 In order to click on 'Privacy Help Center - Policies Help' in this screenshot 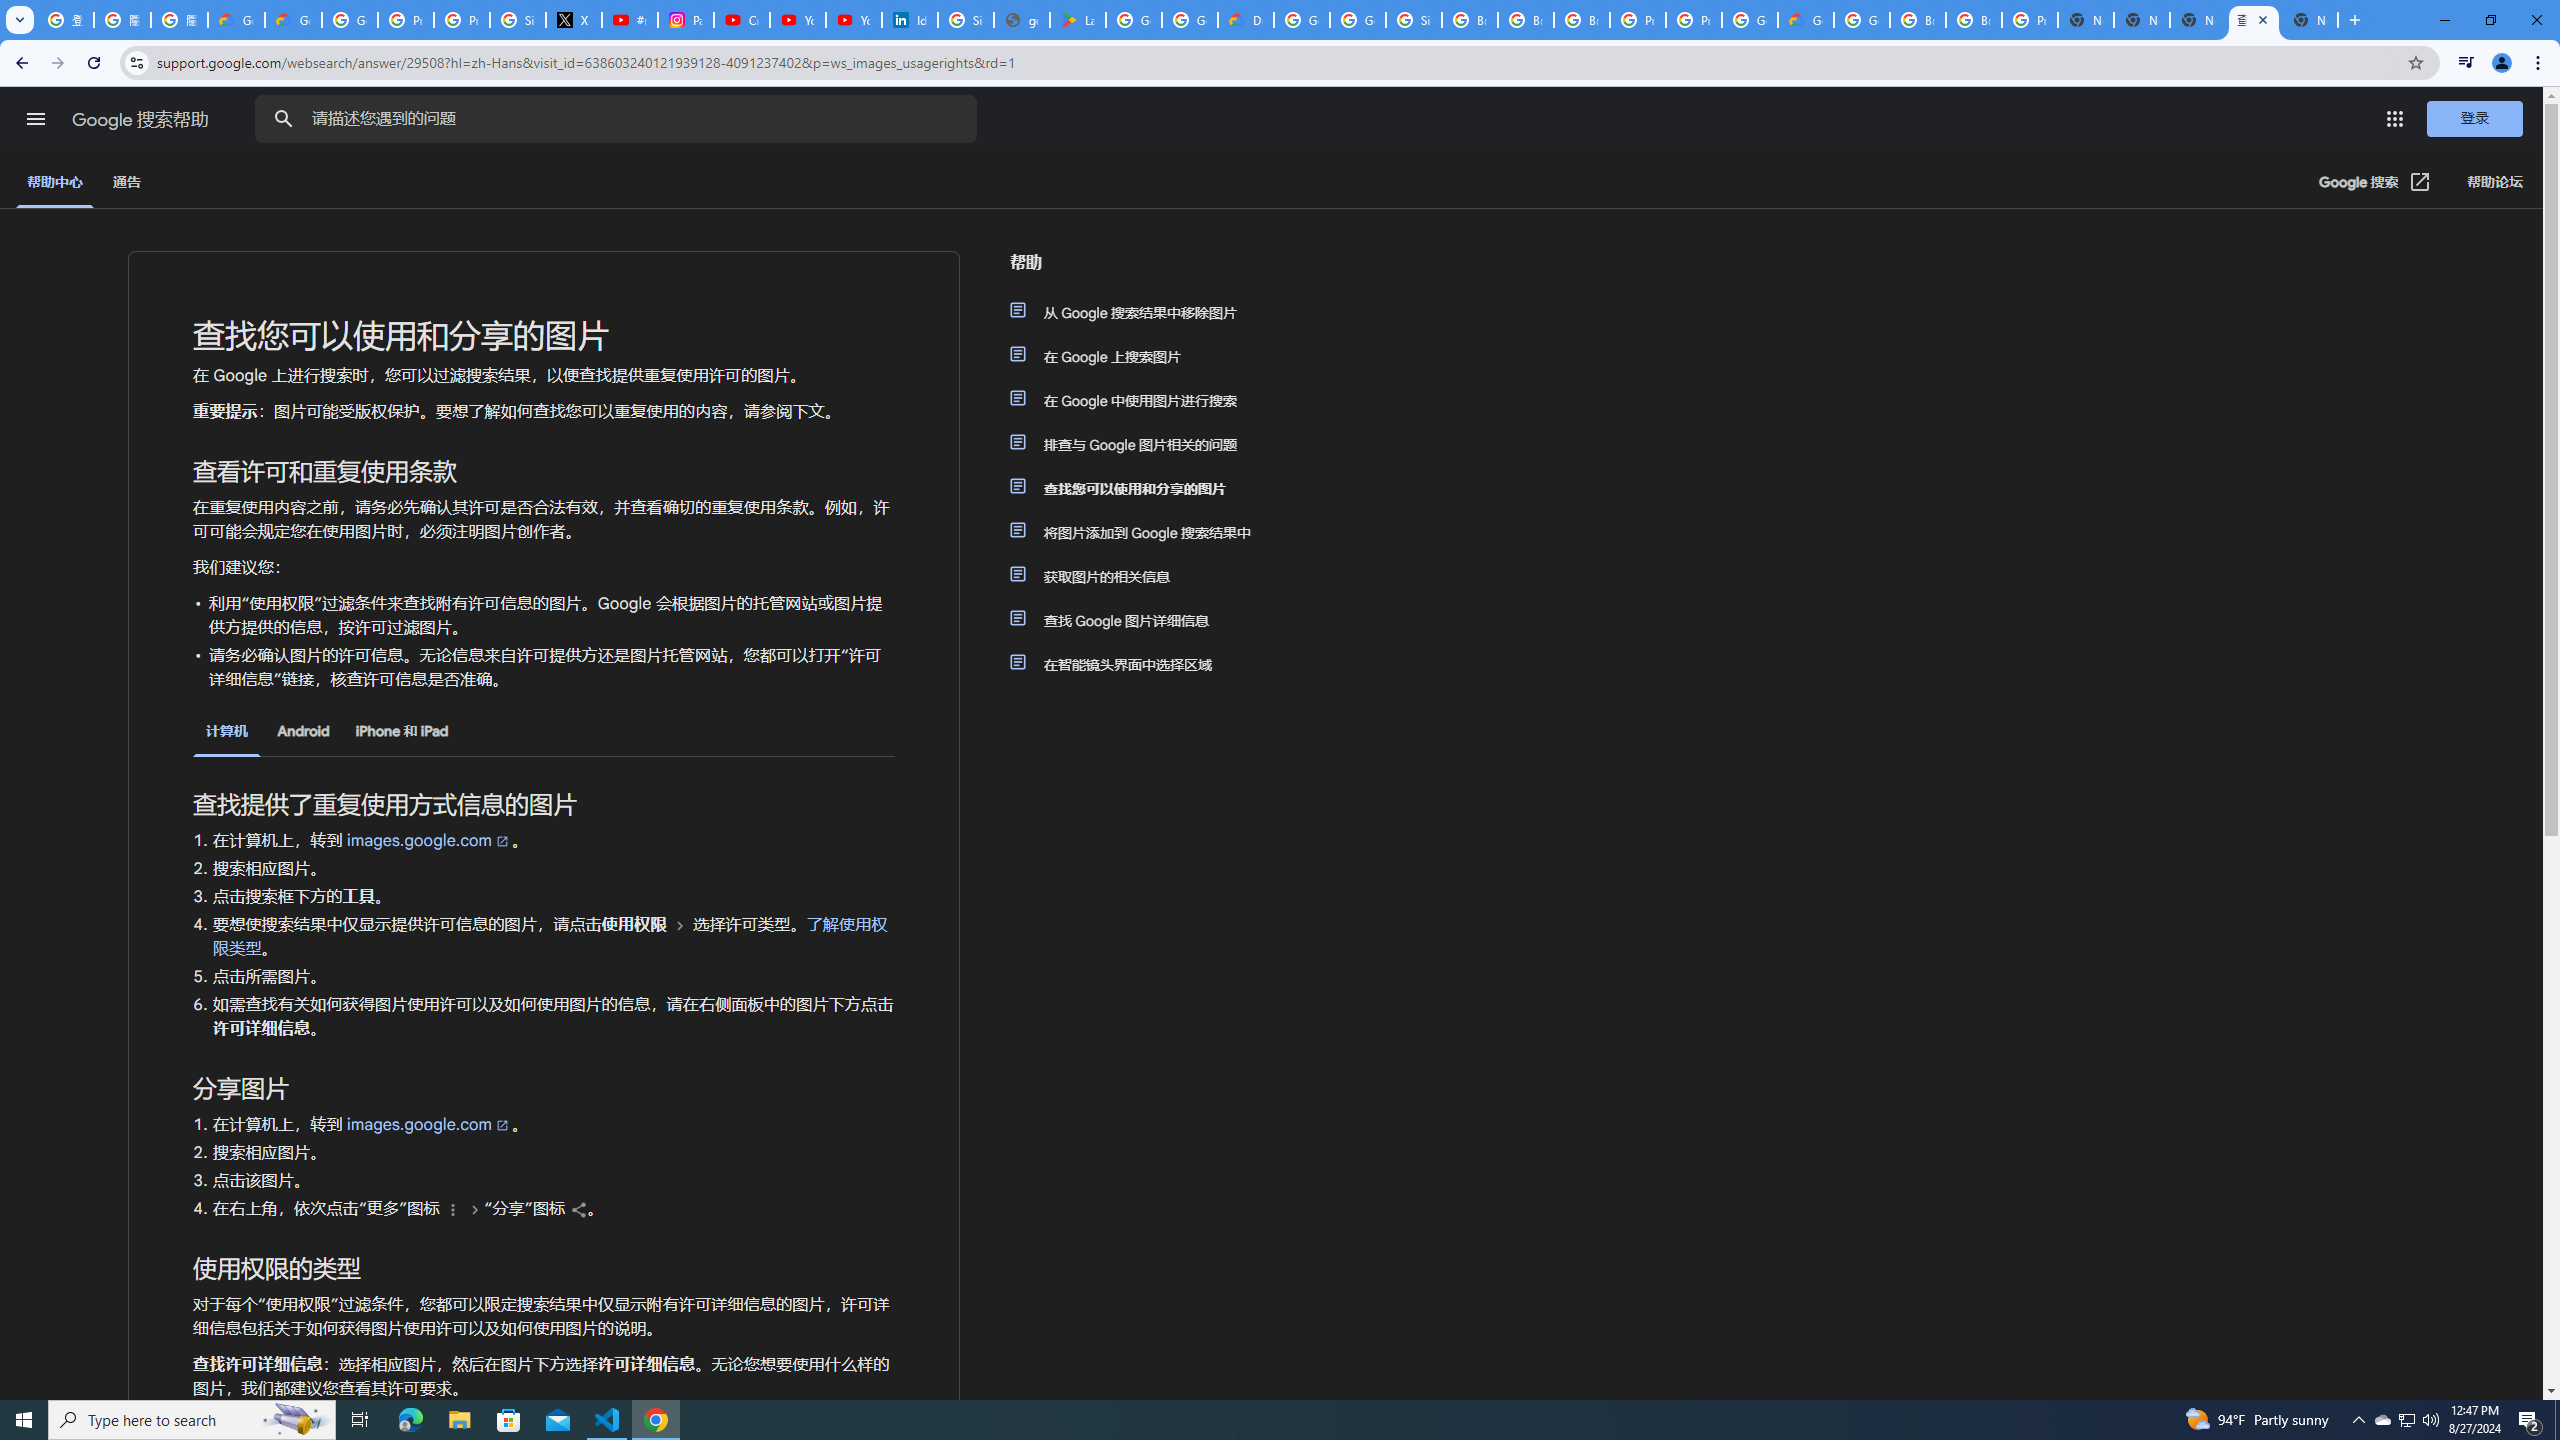, I will do `click(461, 19)`.